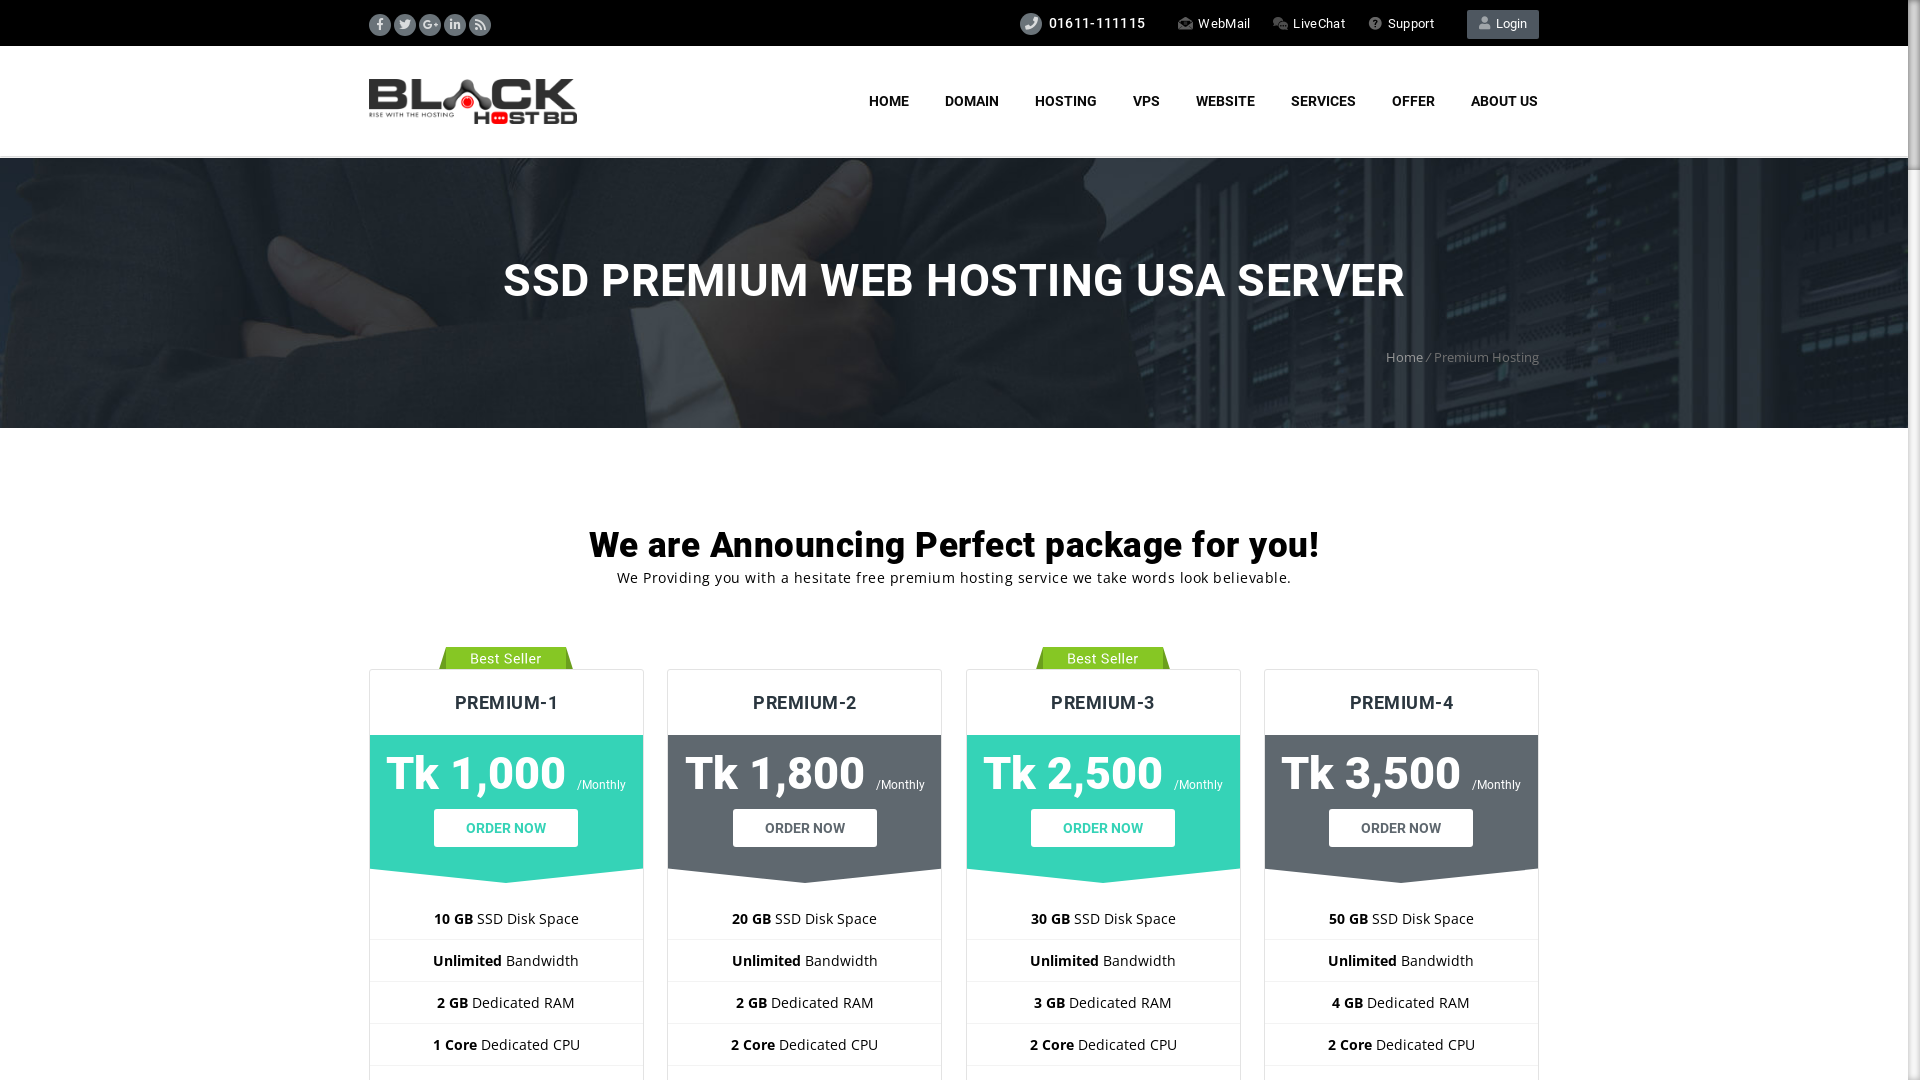 The height and width of the screenshot is (1080, 1920). Describe the element at coordinates (1308, 23) in the screenshot. I see `'LiveChat'` at that location.